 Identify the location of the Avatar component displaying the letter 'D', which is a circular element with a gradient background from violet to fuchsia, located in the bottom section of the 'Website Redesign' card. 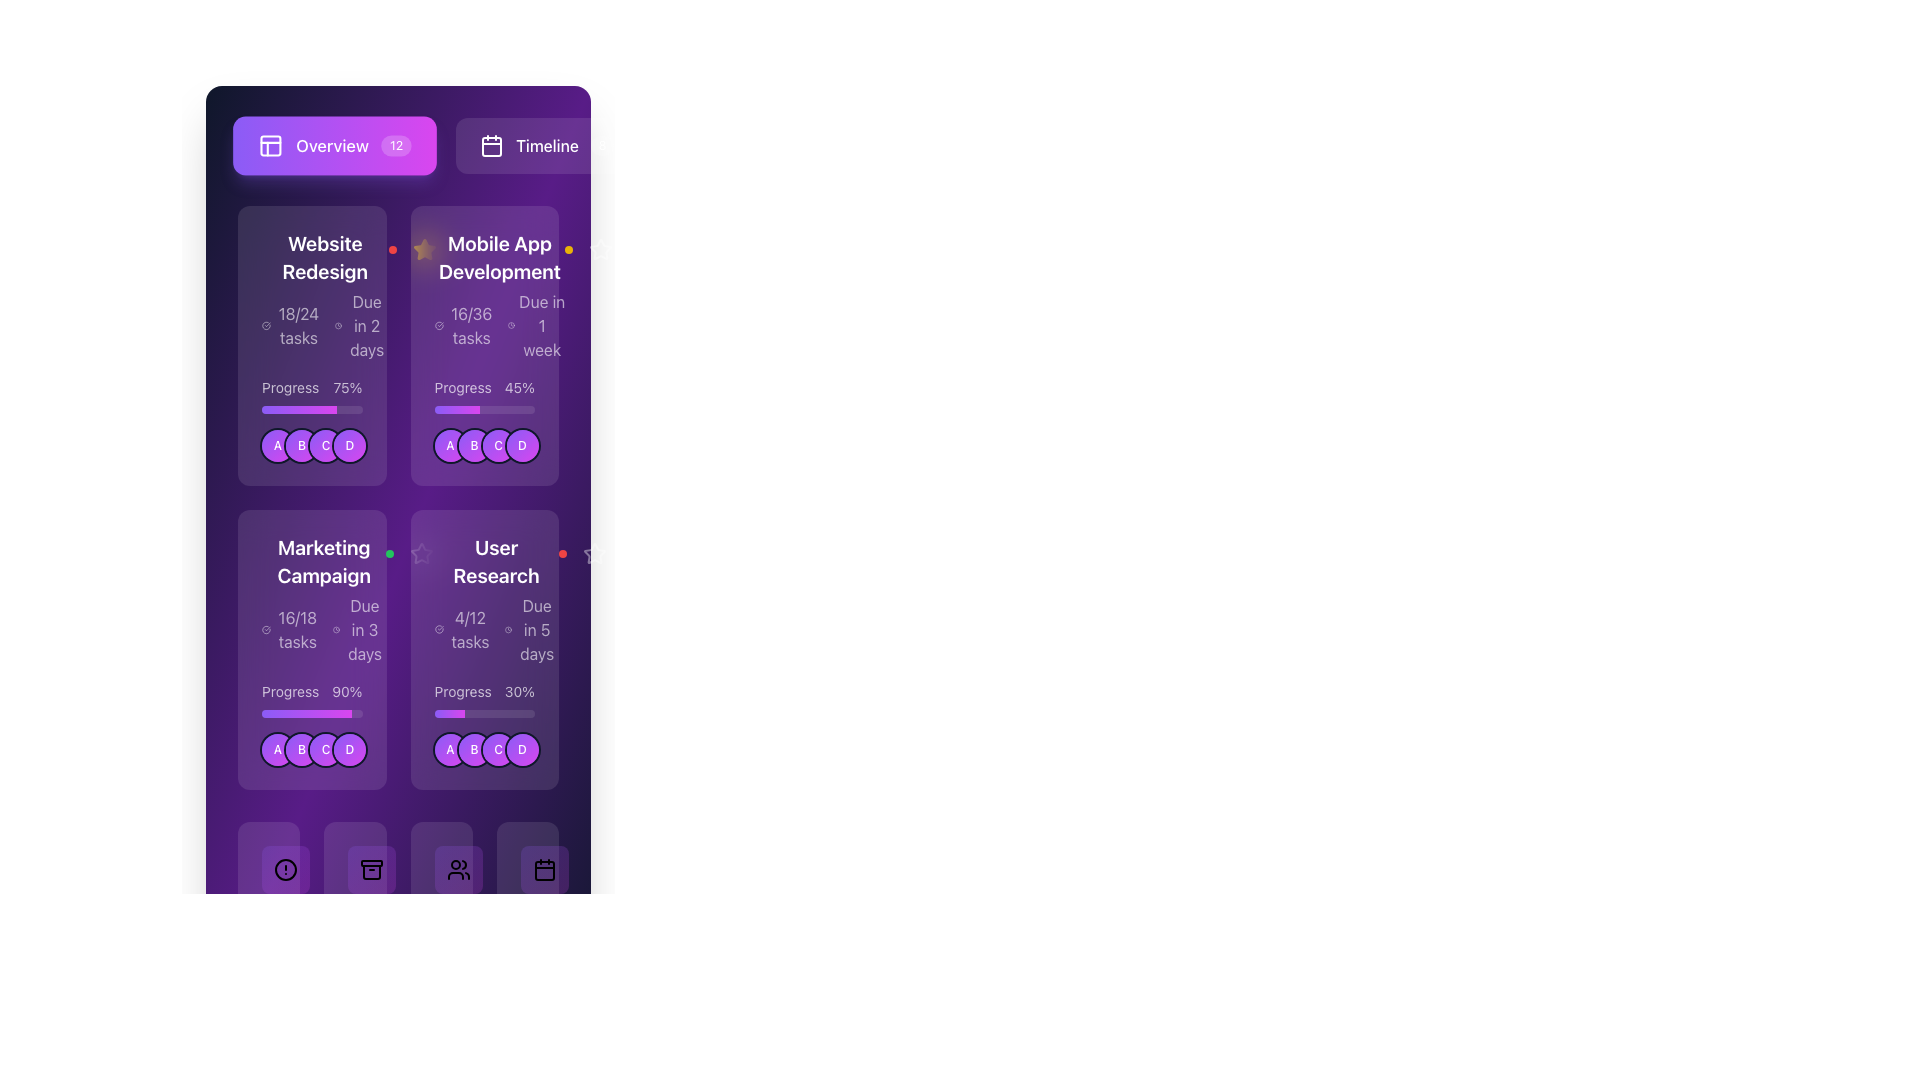
(350, 445).